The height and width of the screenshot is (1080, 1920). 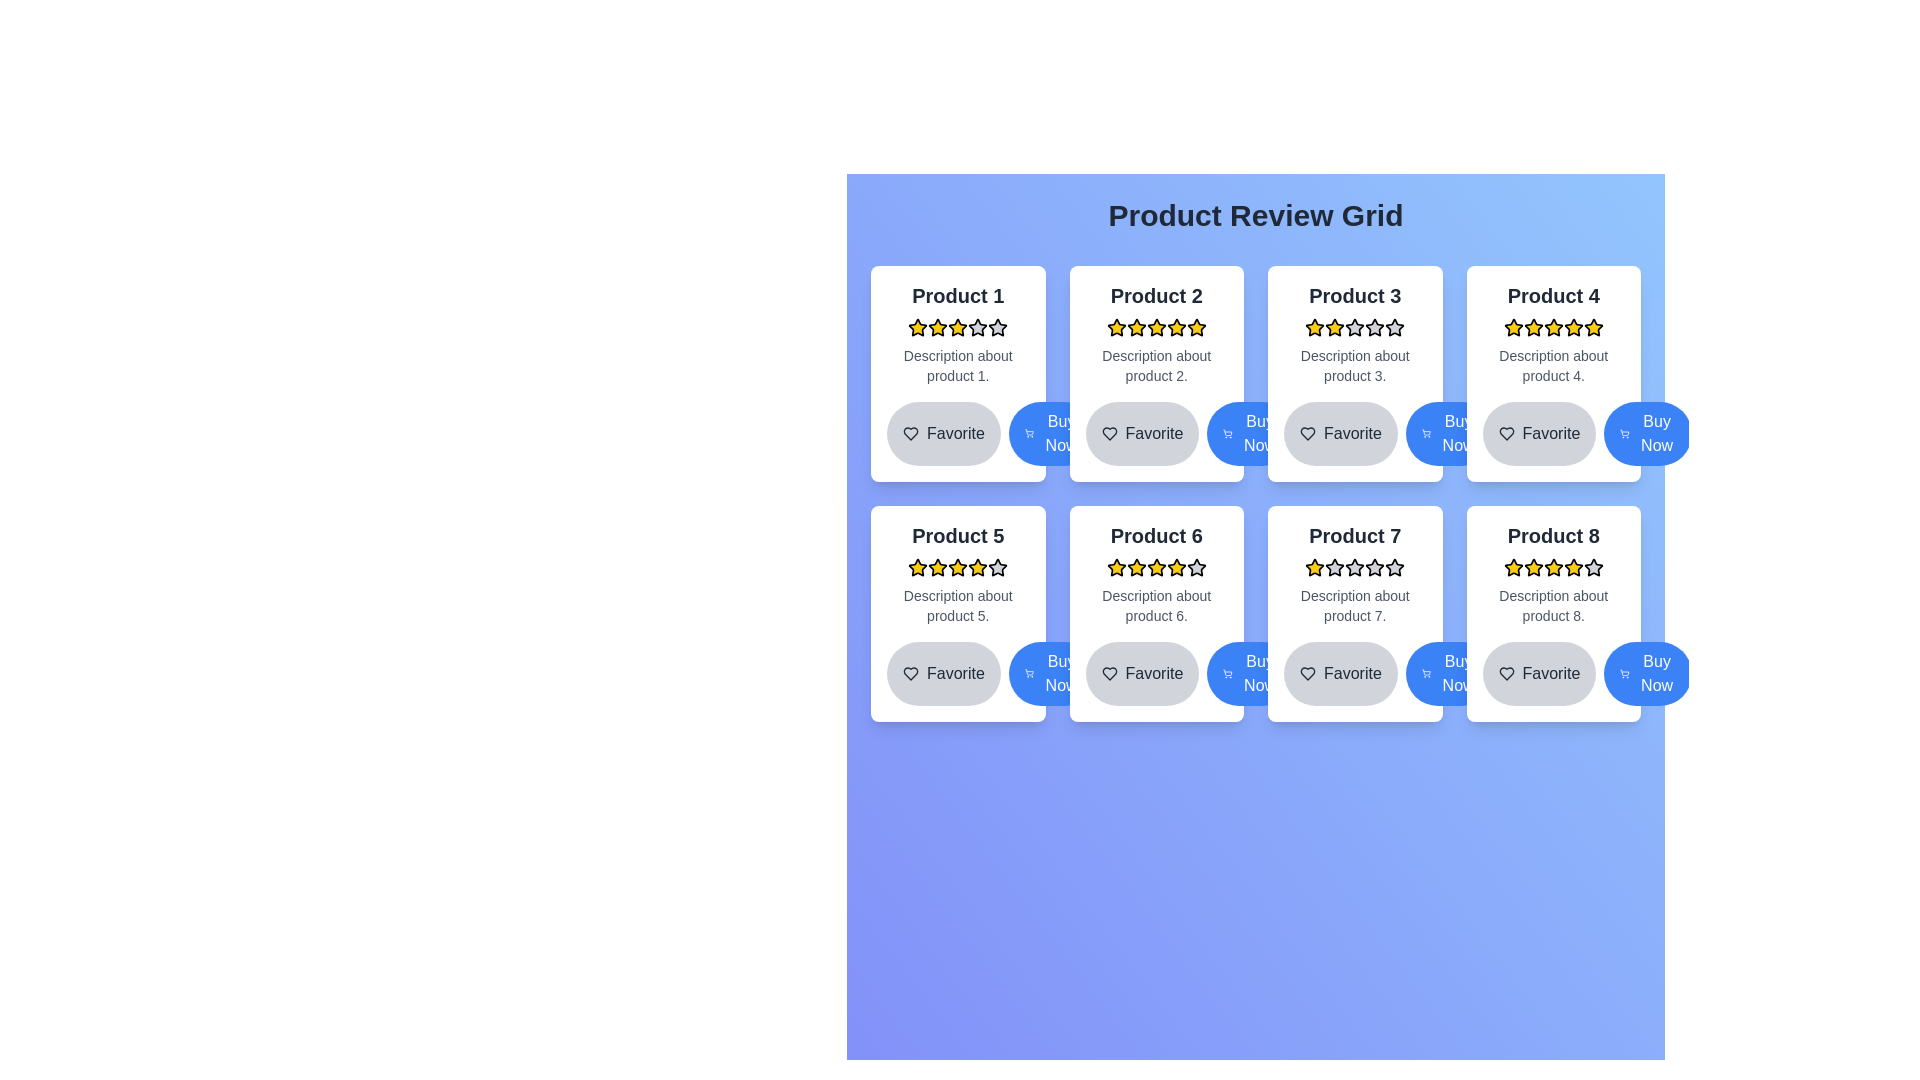 What do you see at coordinates (1196, 567) in the screenshot?
I see `the Rating Icon (Star) element, which is styled with a gray fill and thin black border, located under 'Product 6' in the second row, third column of the product review grid` at bounding box center [1196, 567].